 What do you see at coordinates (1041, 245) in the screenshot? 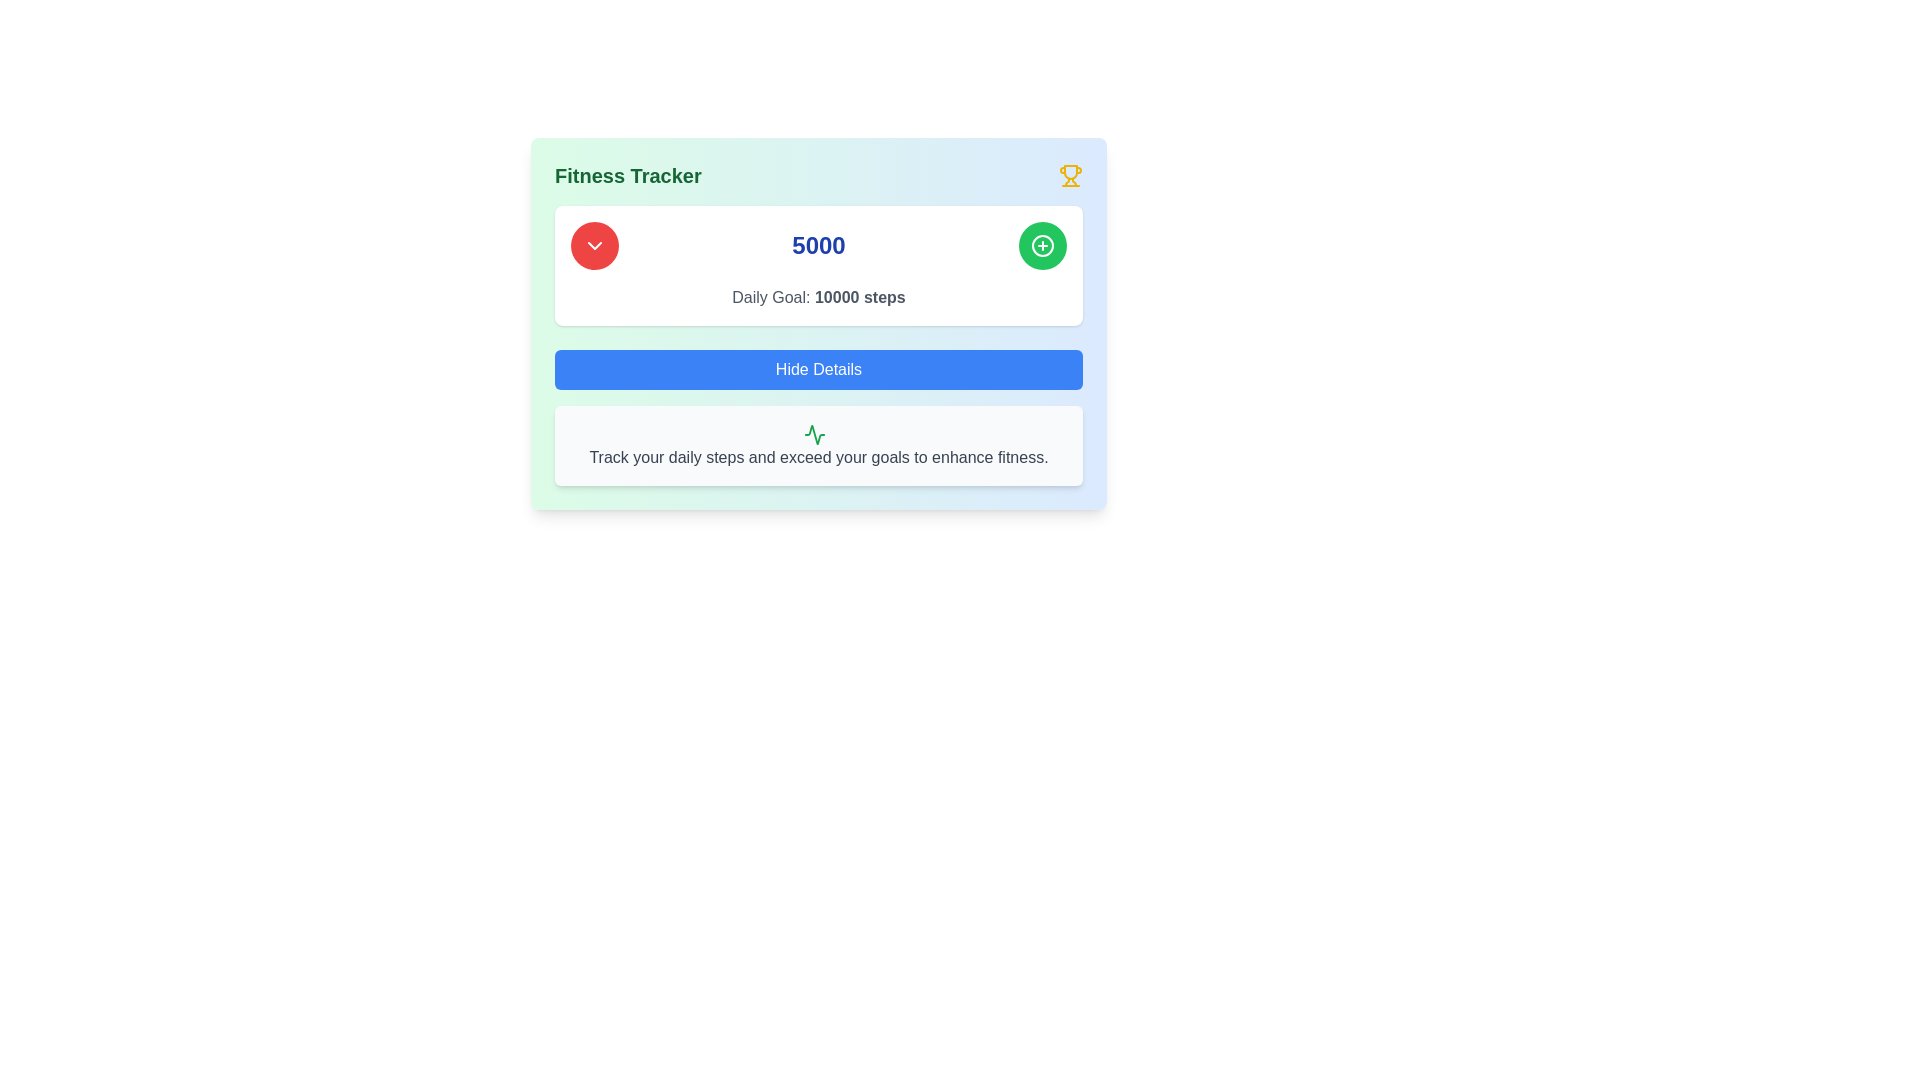
I see `the circular icon button with a green background and a white plus symbol located in the top-right section of the fitness tracker card` at bounding box center [1041, 245].